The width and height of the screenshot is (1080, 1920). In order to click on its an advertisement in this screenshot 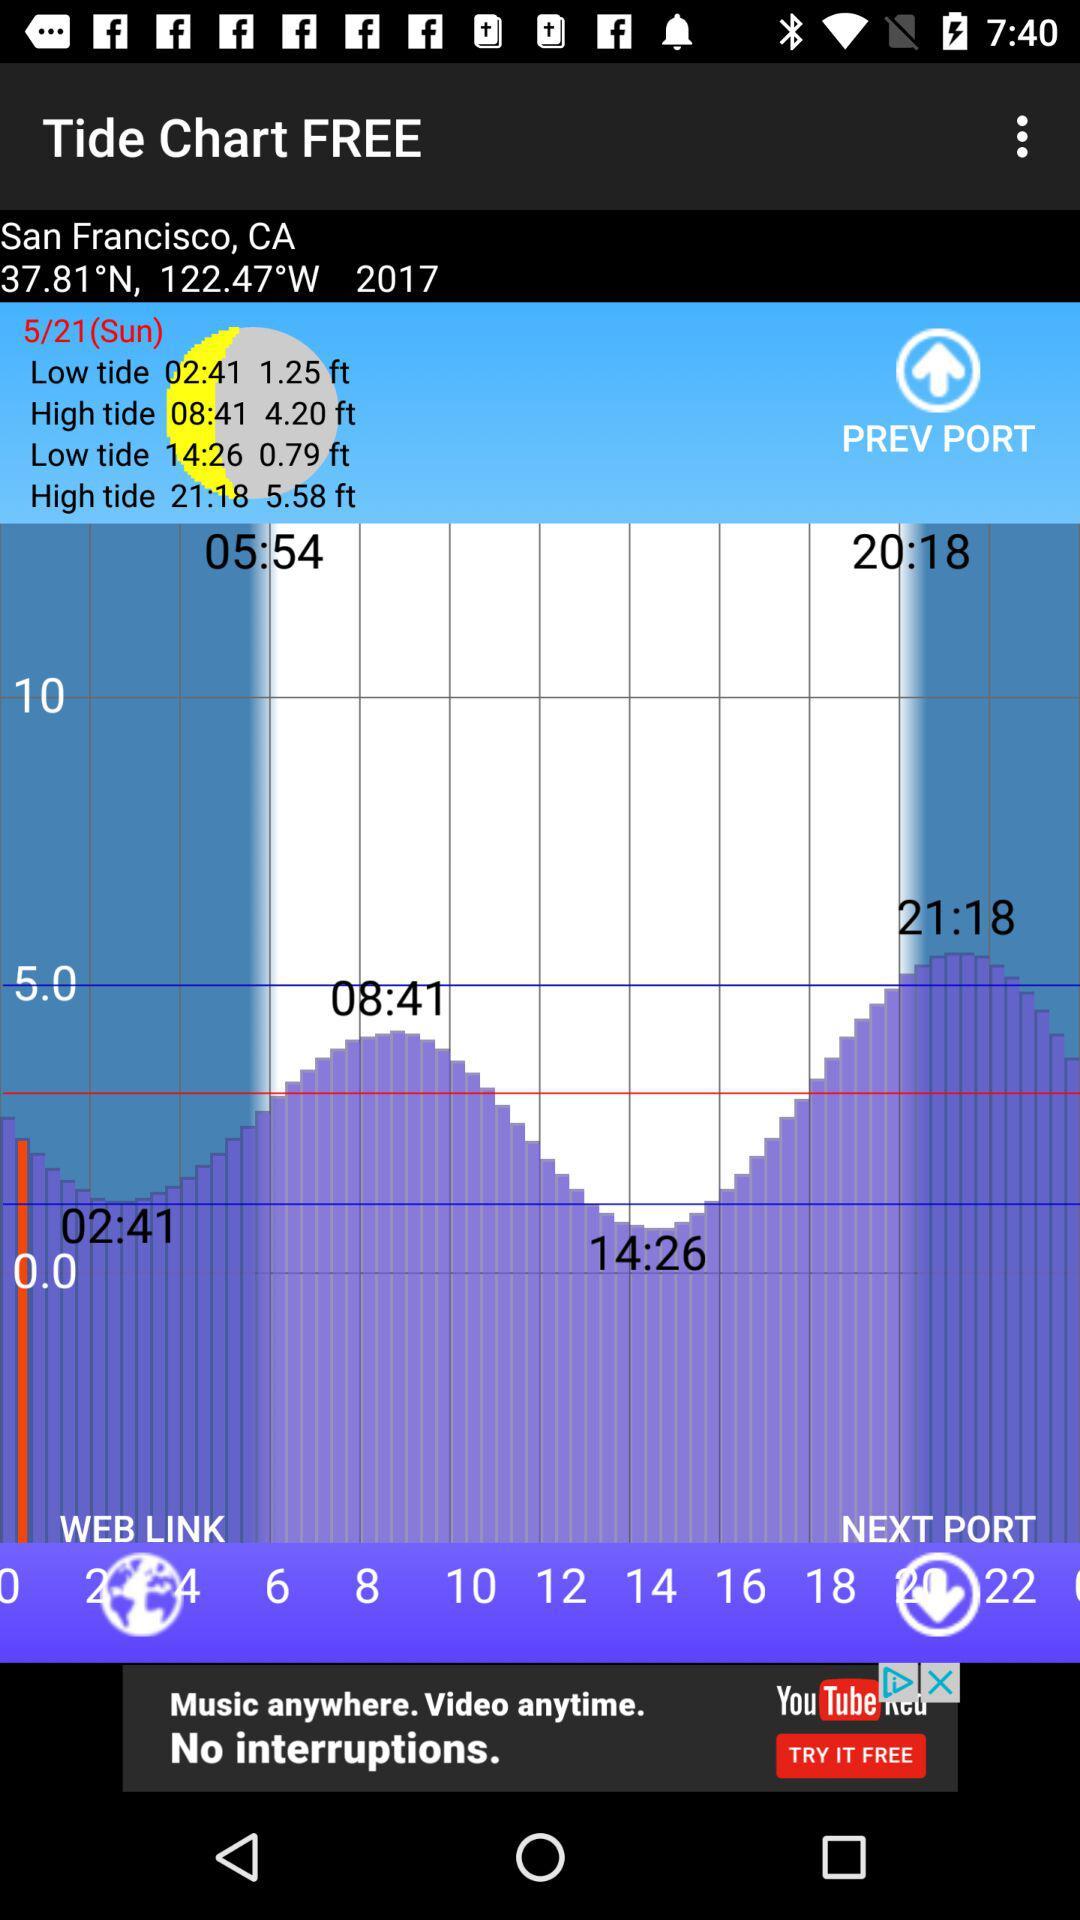, I will do `click(540, 1727)`.